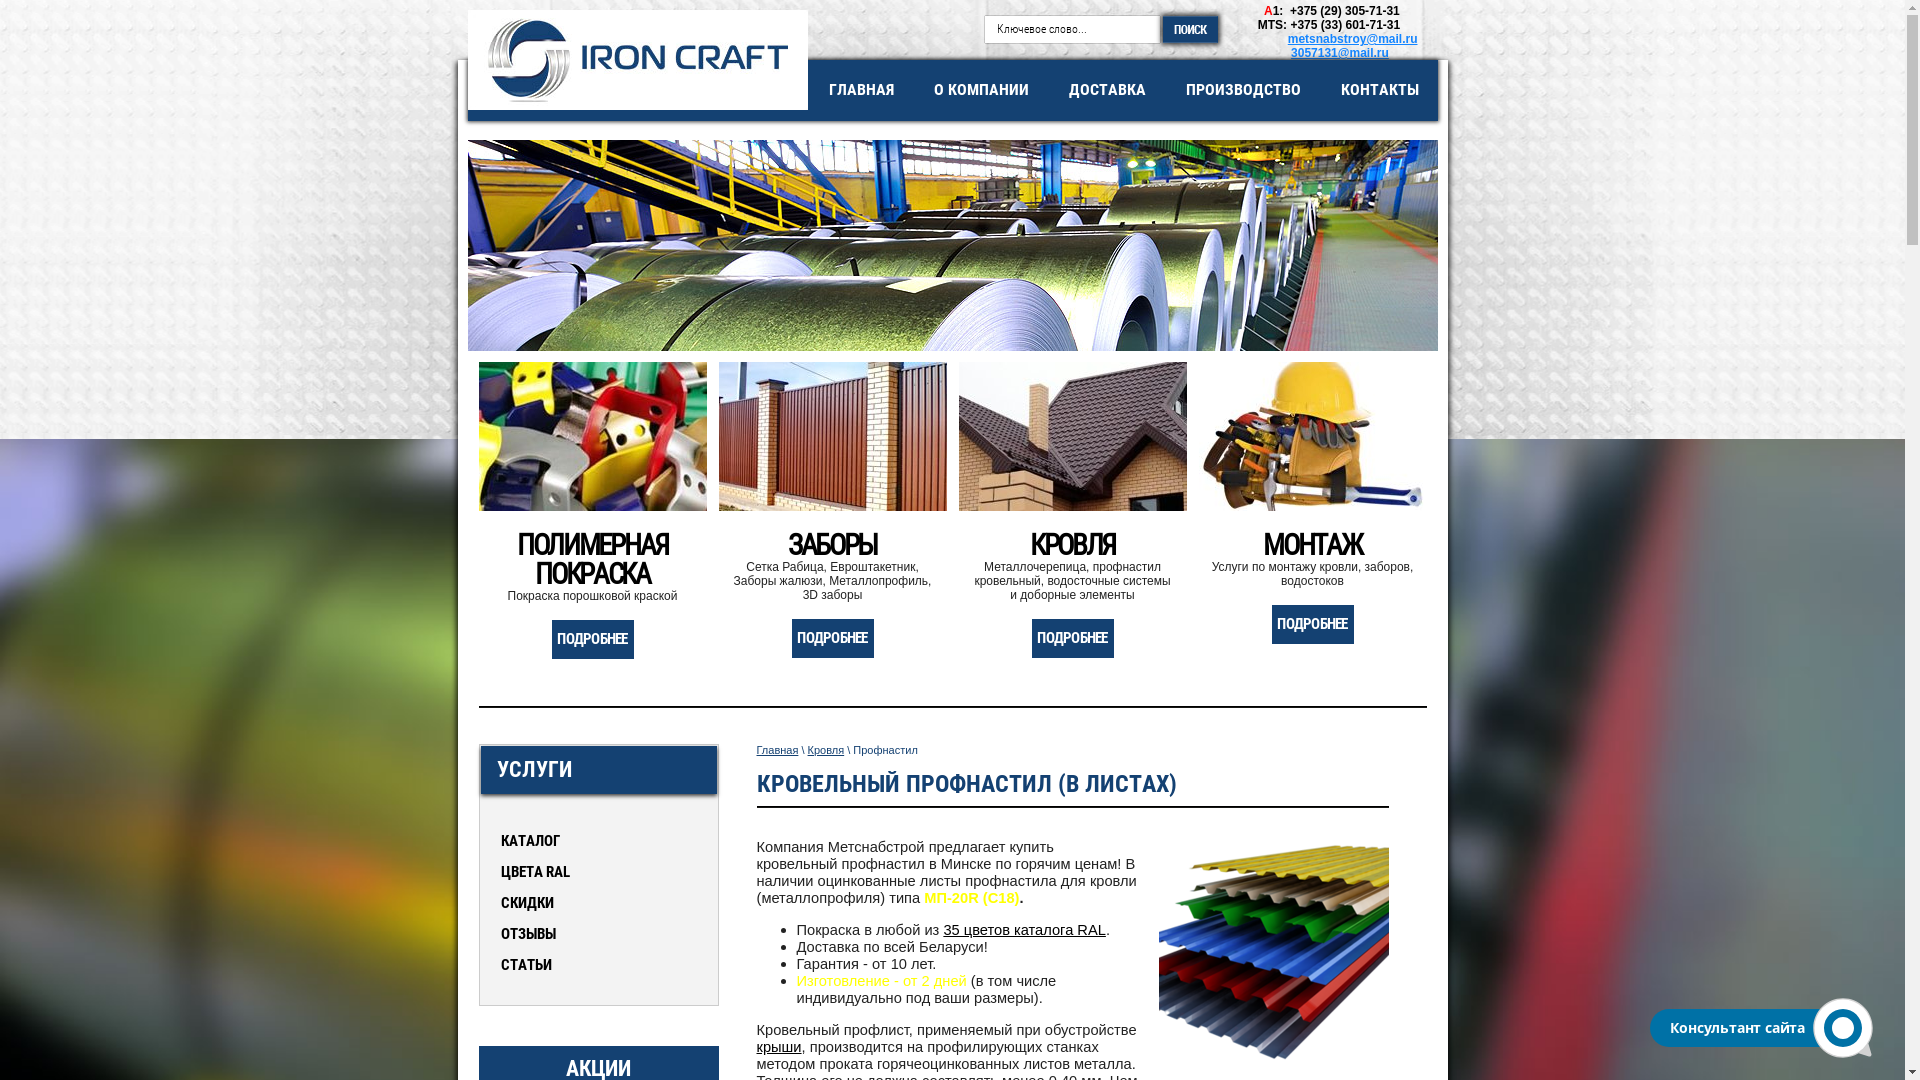  What do you see at coordinates (1353, 38) in the screenshot?
I see `'metsnabstroy@mail.ru'` at bounding box center [1353, 38].